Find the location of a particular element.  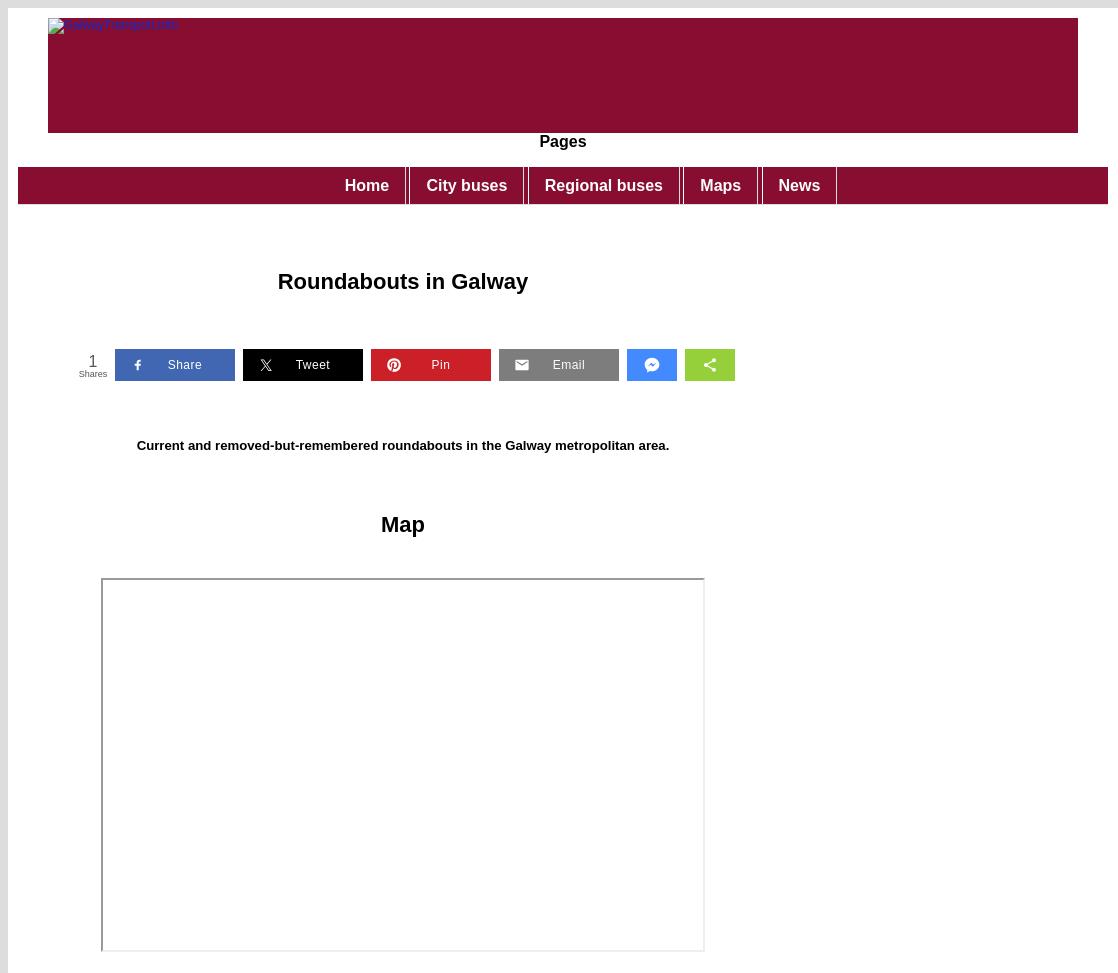

'Map' is located at coordinates (402, 523).